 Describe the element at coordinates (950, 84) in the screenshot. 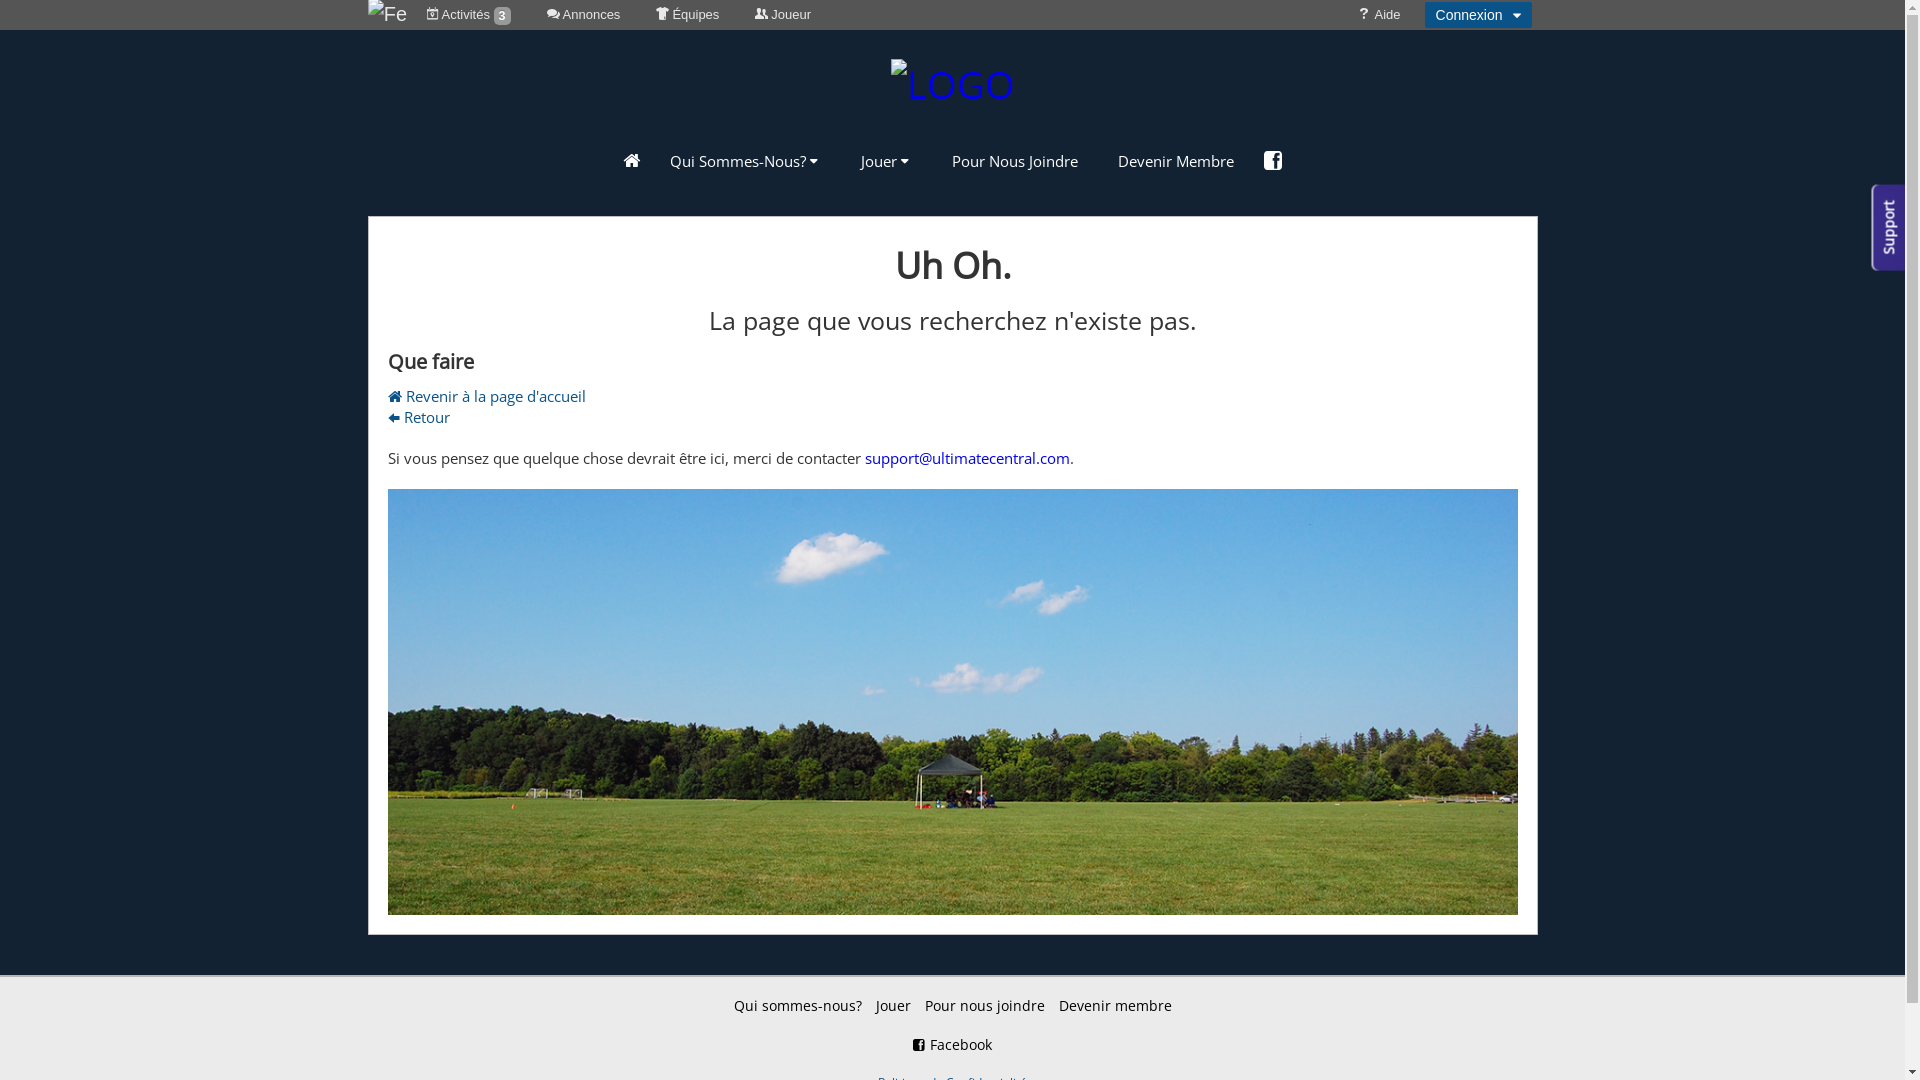

I see `'LOGO'` at that location.